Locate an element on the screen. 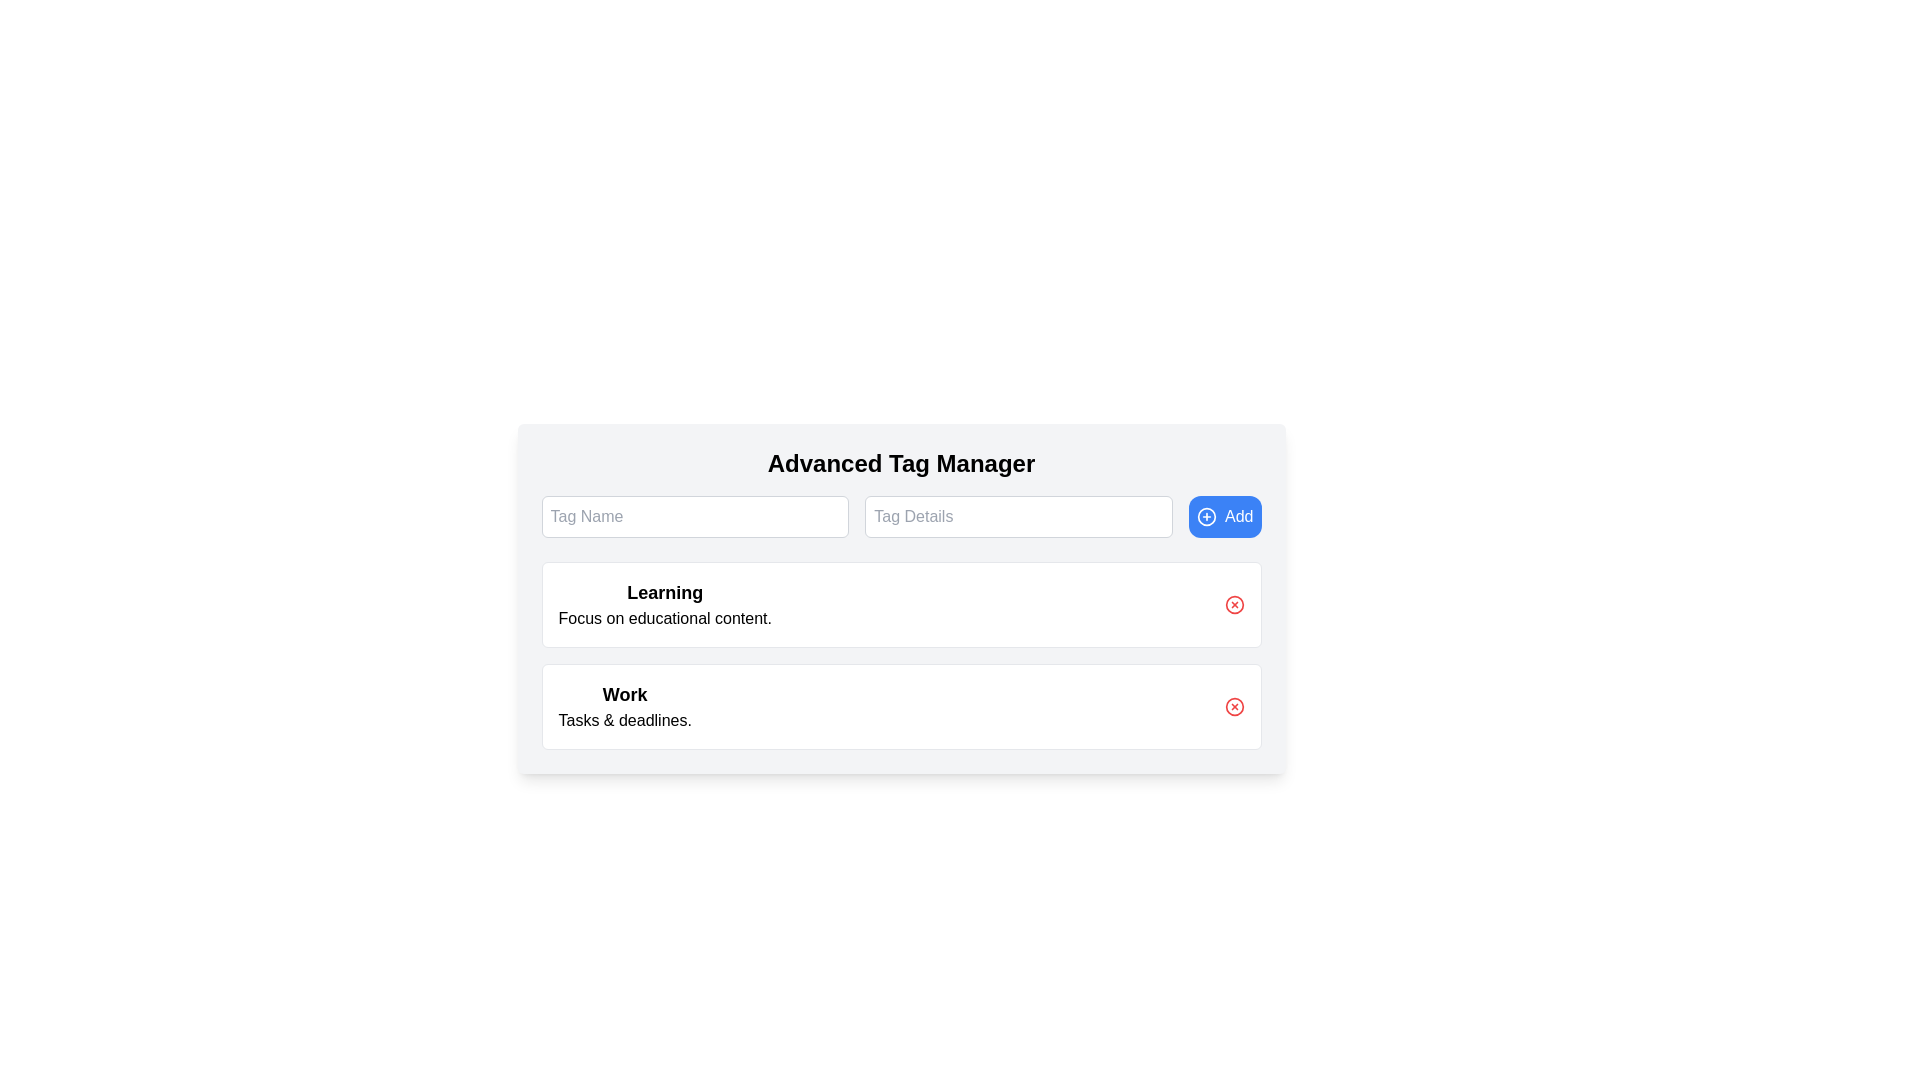 This screenshot has width=1920, height=1080. the static text label that informs the user about tasks and deadlines, positioned beneath the 'Work' title and slightly indented from the left end of it is located at coordinates (624, 721).